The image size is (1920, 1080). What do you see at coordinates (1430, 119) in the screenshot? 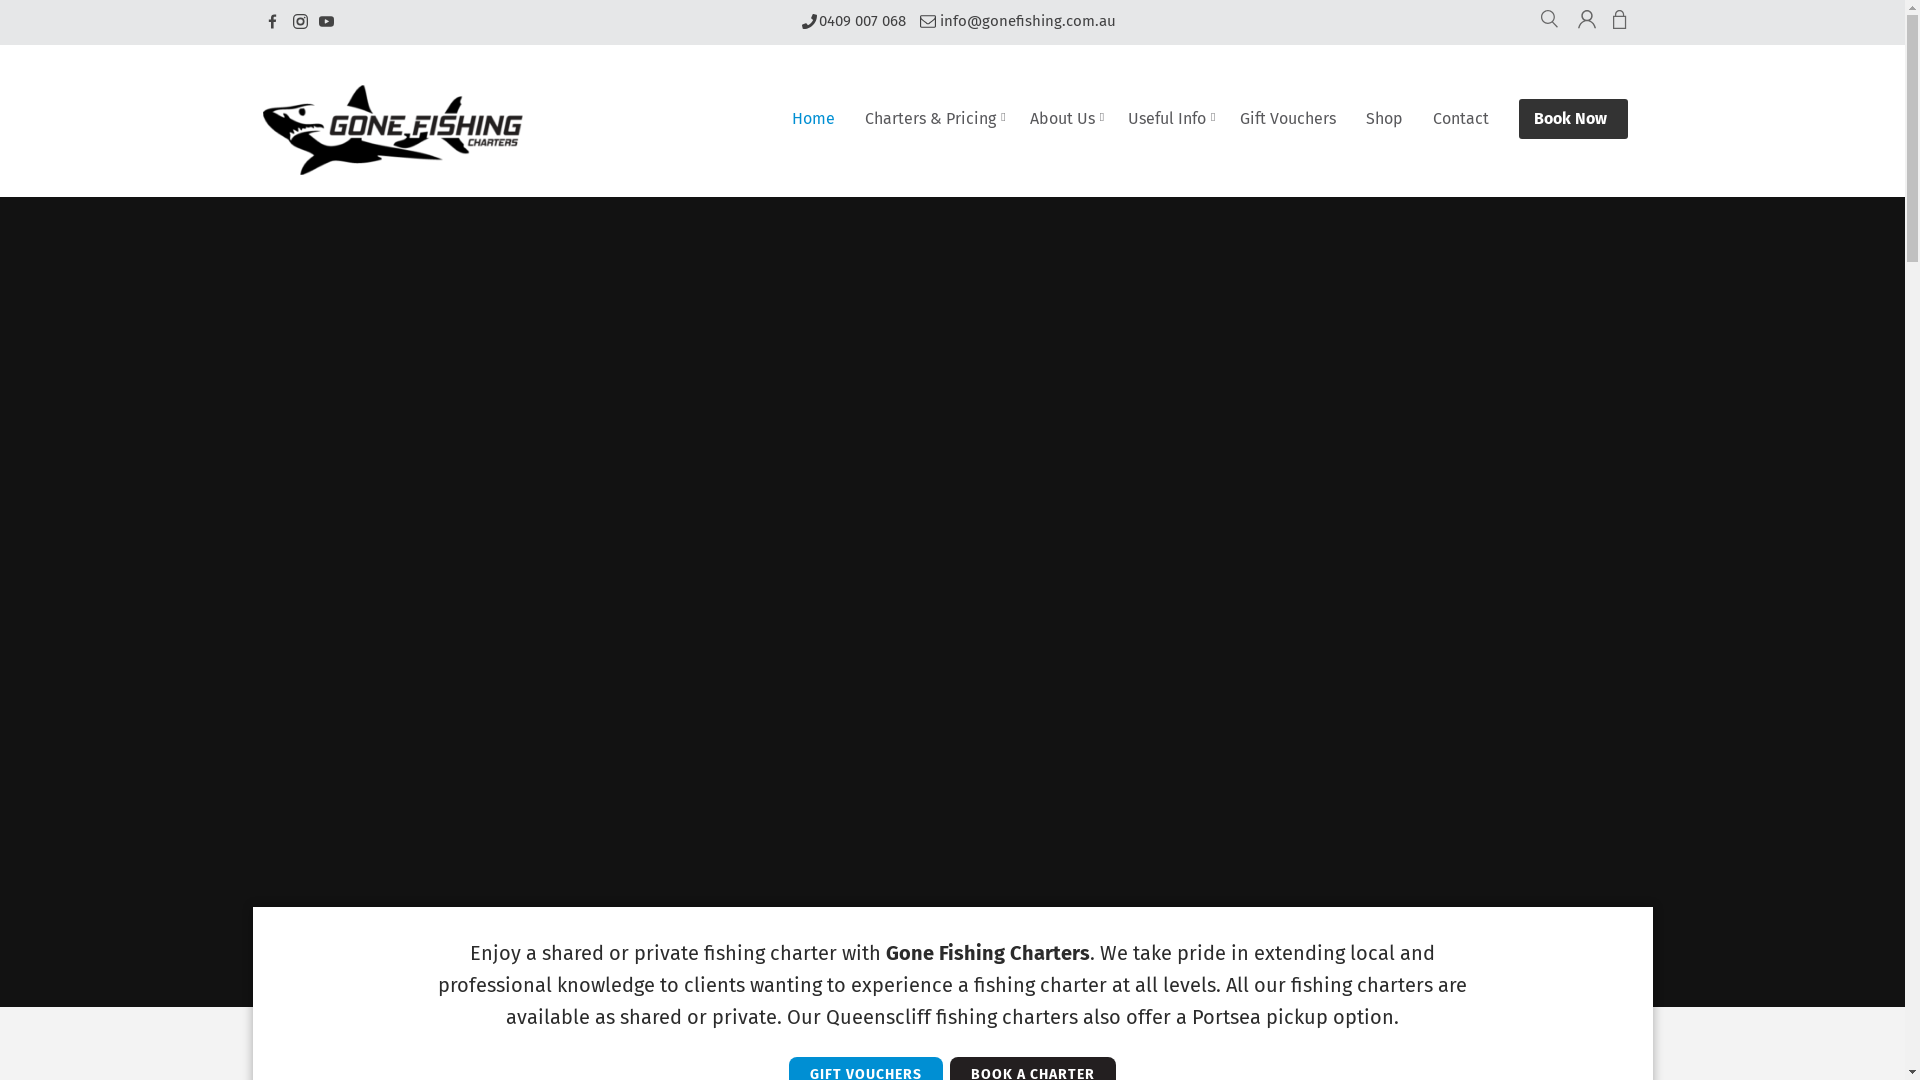
I see `'Contact'` at bounding box center [1430, 119].